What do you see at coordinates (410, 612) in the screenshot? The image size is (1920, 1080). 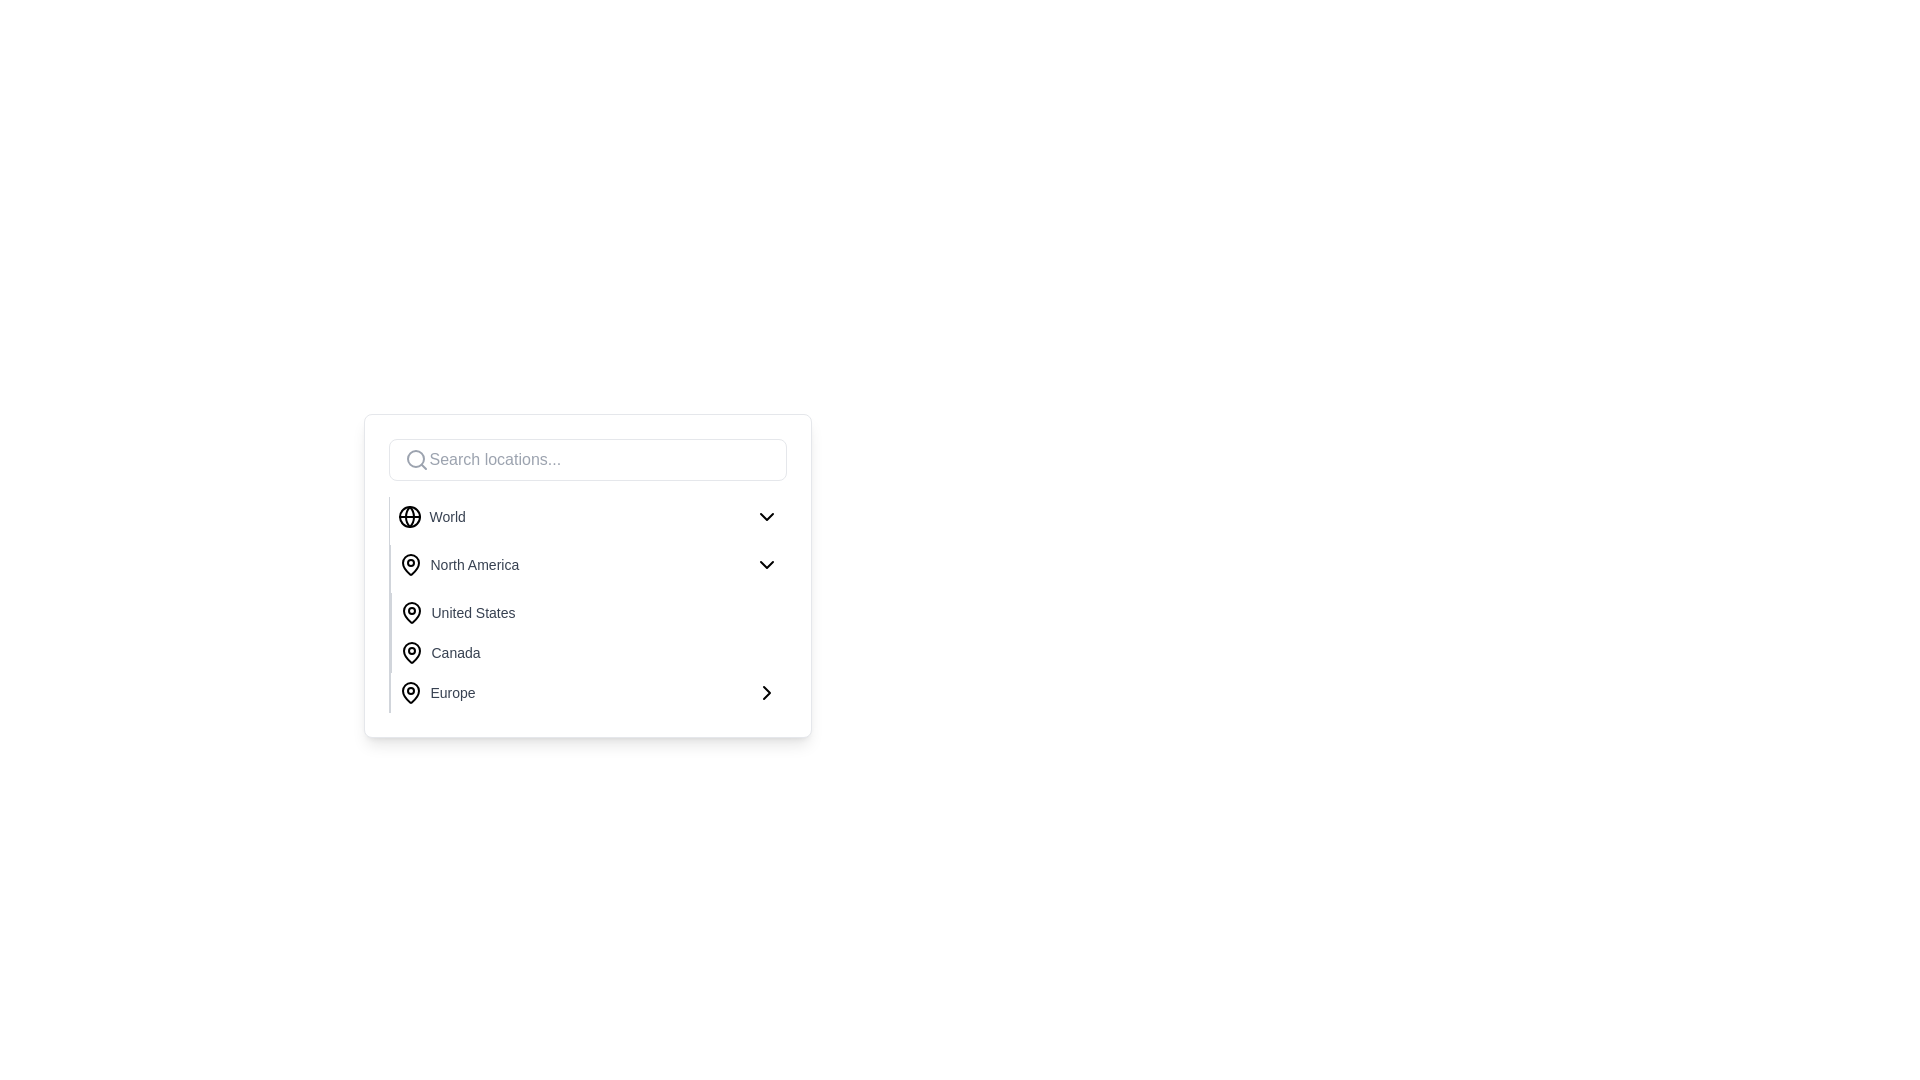 I see `the location pin icon that is styled with a black outline and hollow center, located to the left of the text 'United States' in the dropdown menu` at bounding box center [410, 612].